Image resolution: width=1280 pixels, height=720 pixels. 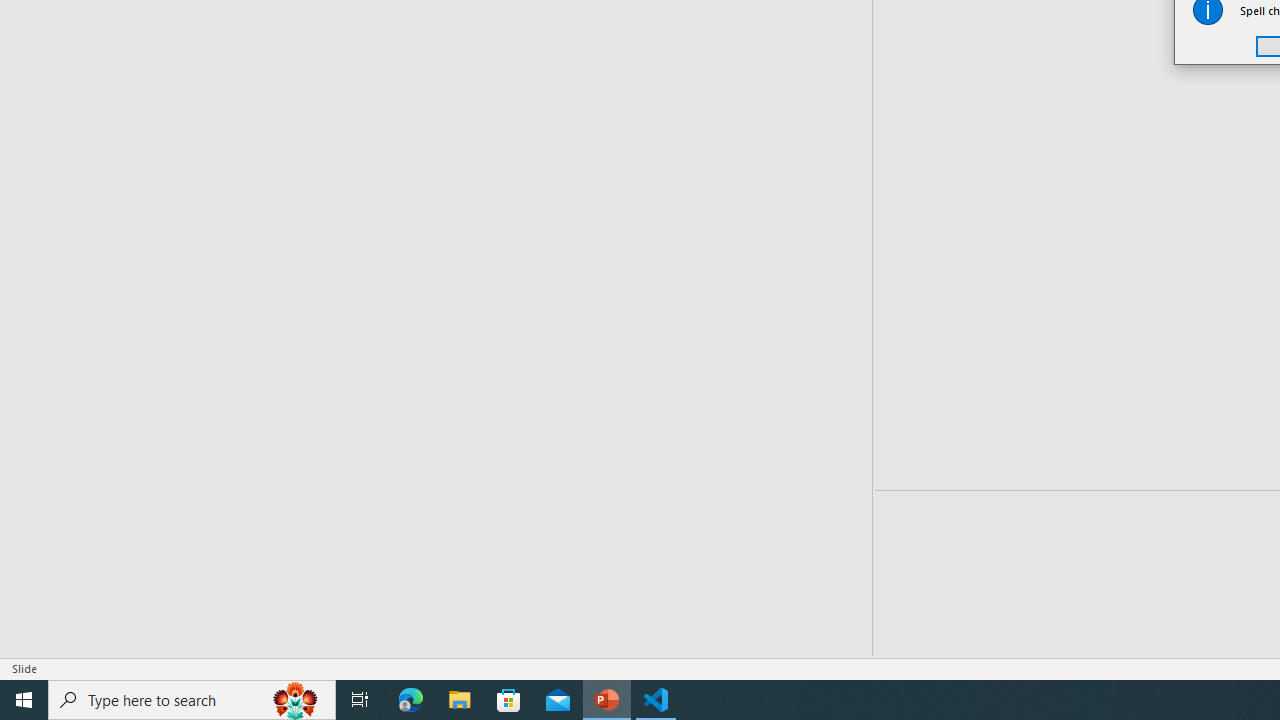 I want to click on 'Start', so click(x=24, y=698).